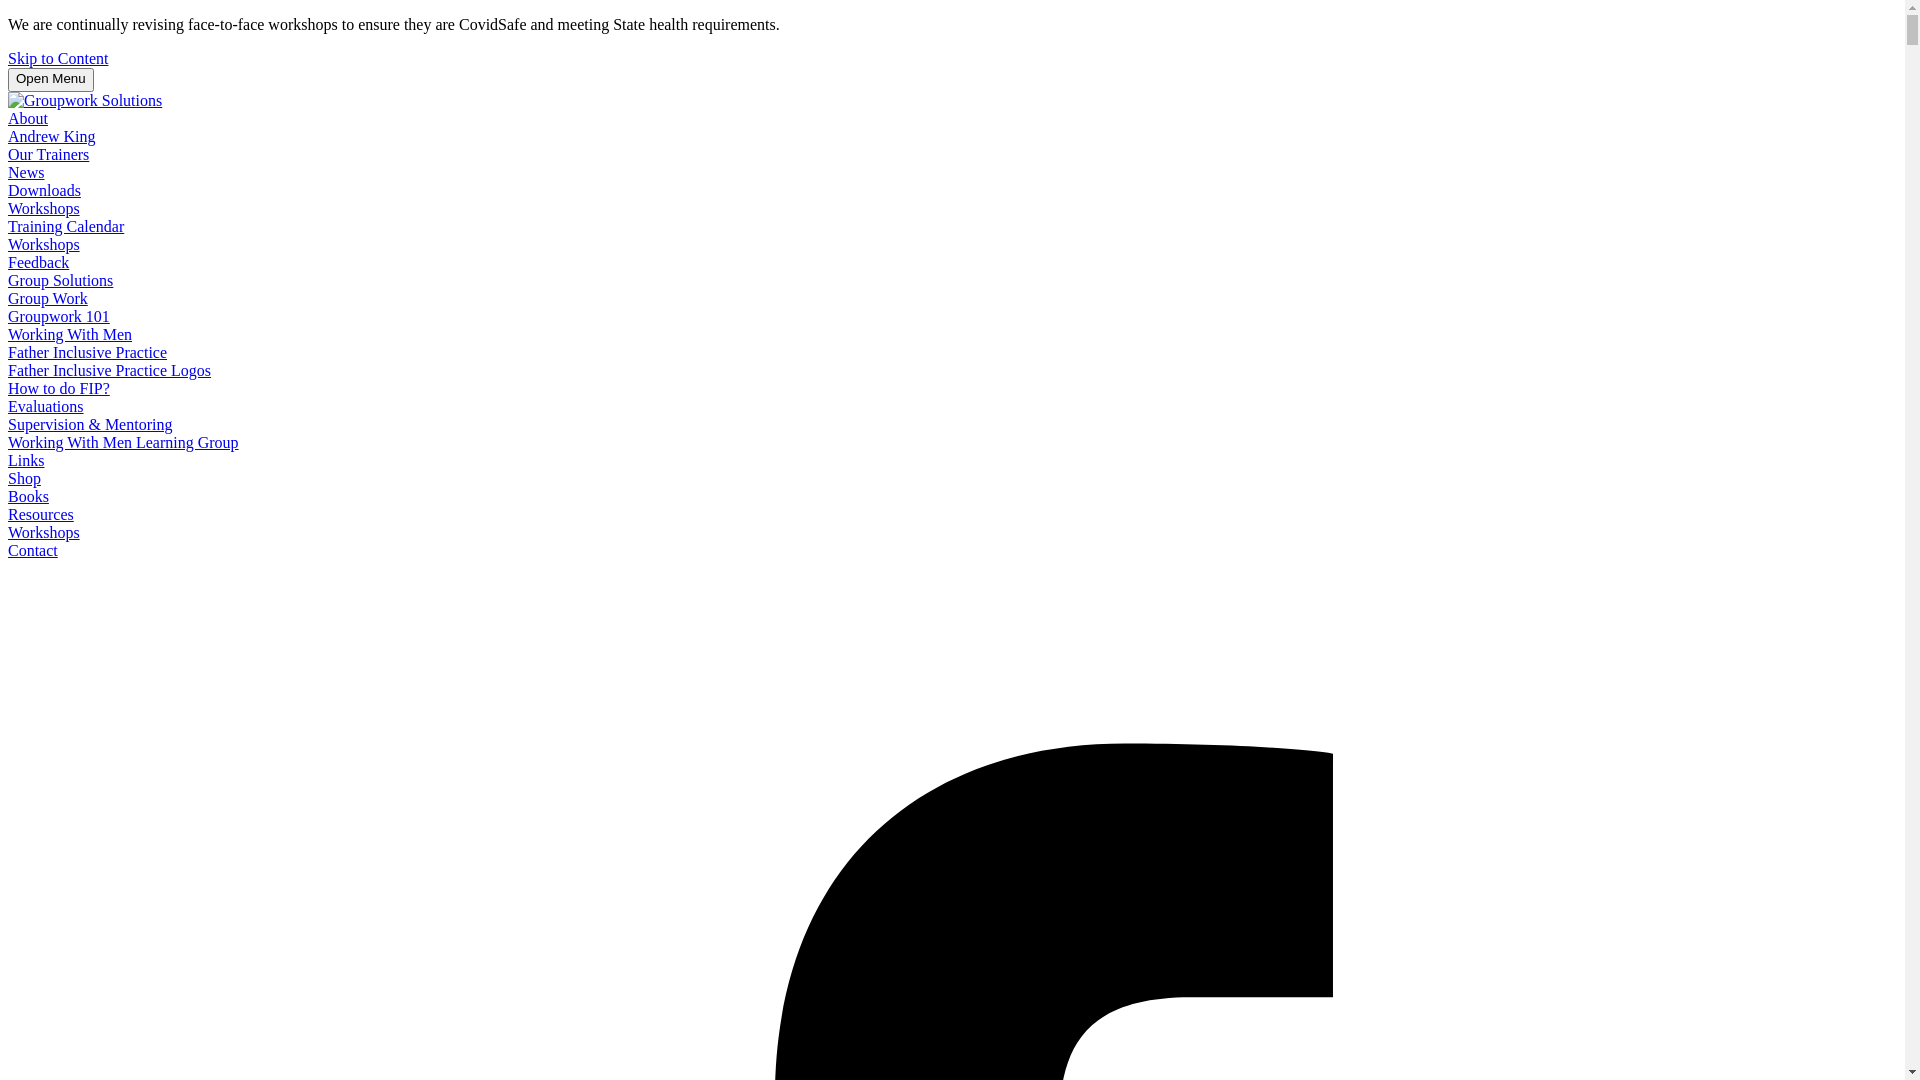 Image resolution: width=1920 pixels, height=1080 pixels. What do you see at coordinates (48, 298) in the screenshot?
I see `'Group Work'` at bounding box center [48, 298].